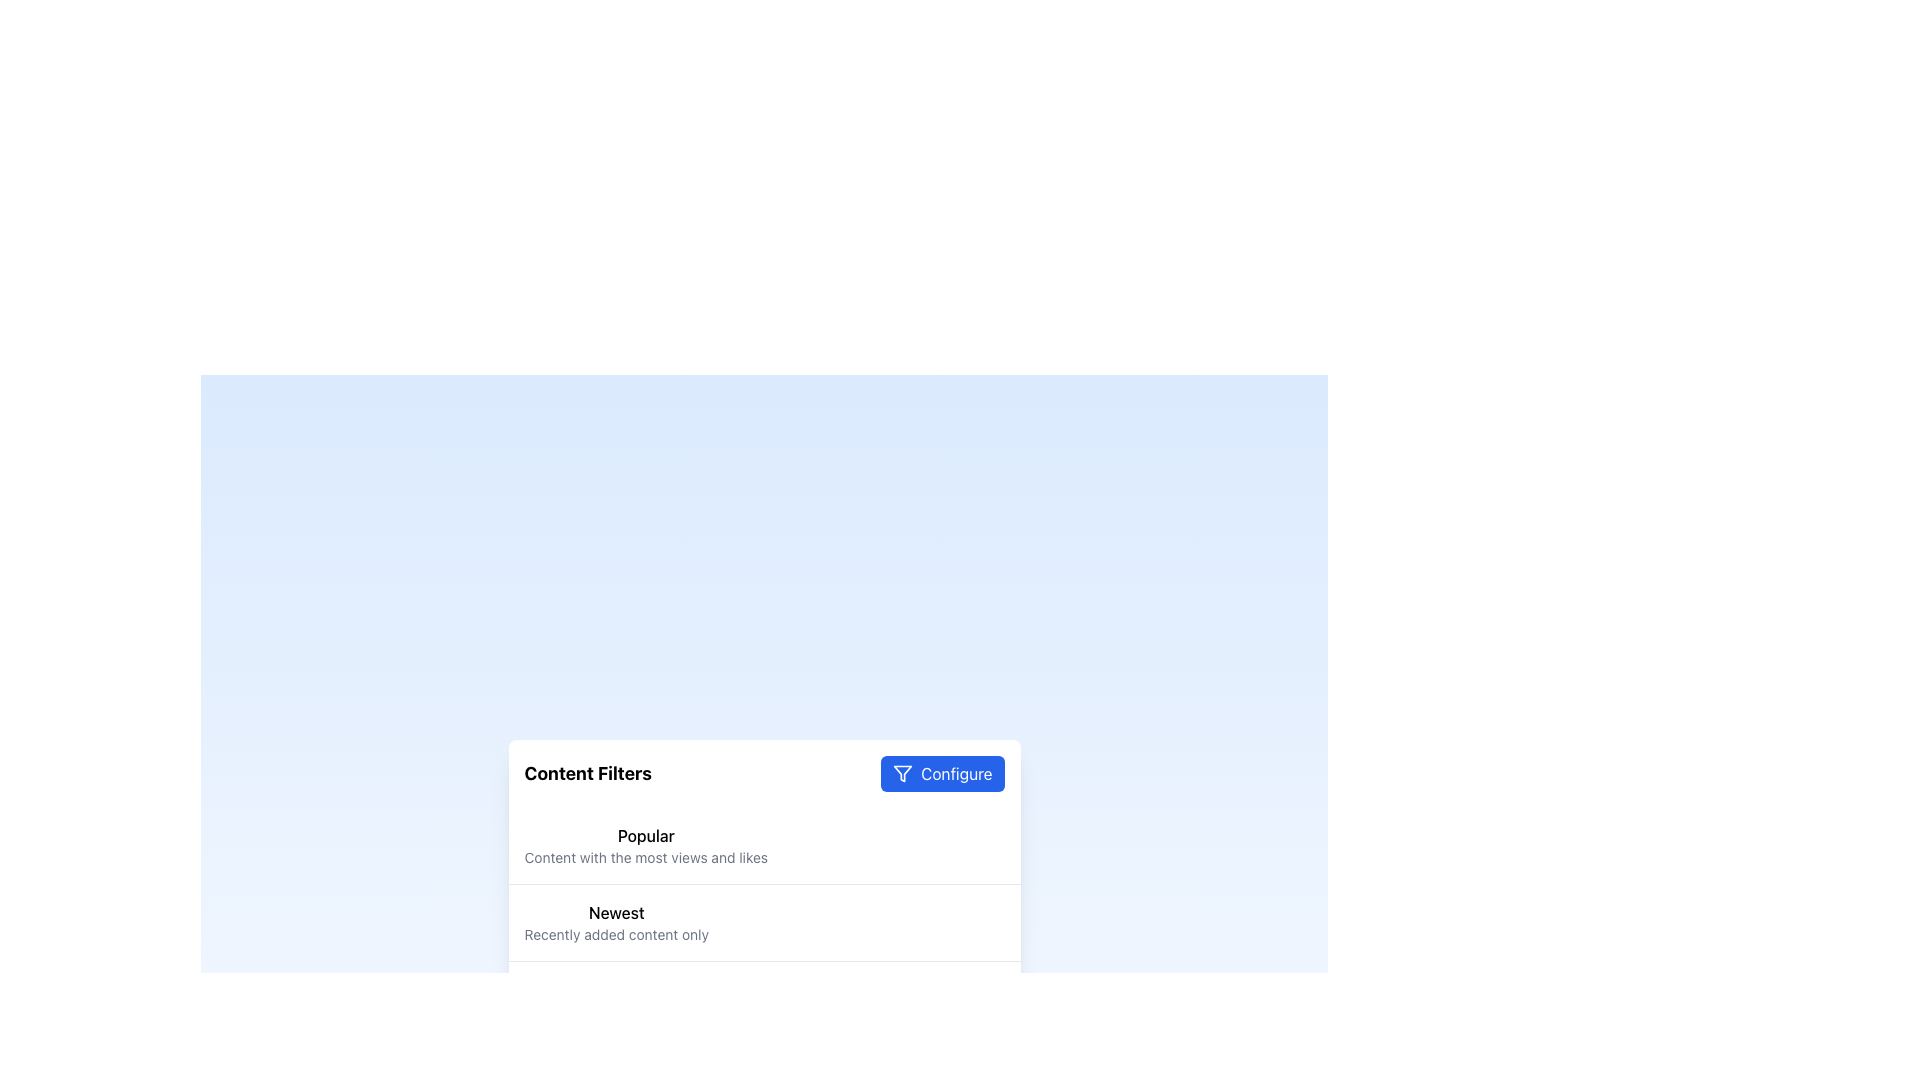 This screenshot has height=1080, width=1920. What do you see at coordinates (941, 773) in the screenshot?
I see `the configuration settings button located in the top-right corner of the 'Content Filters' section` at bounding box center [941, 773].